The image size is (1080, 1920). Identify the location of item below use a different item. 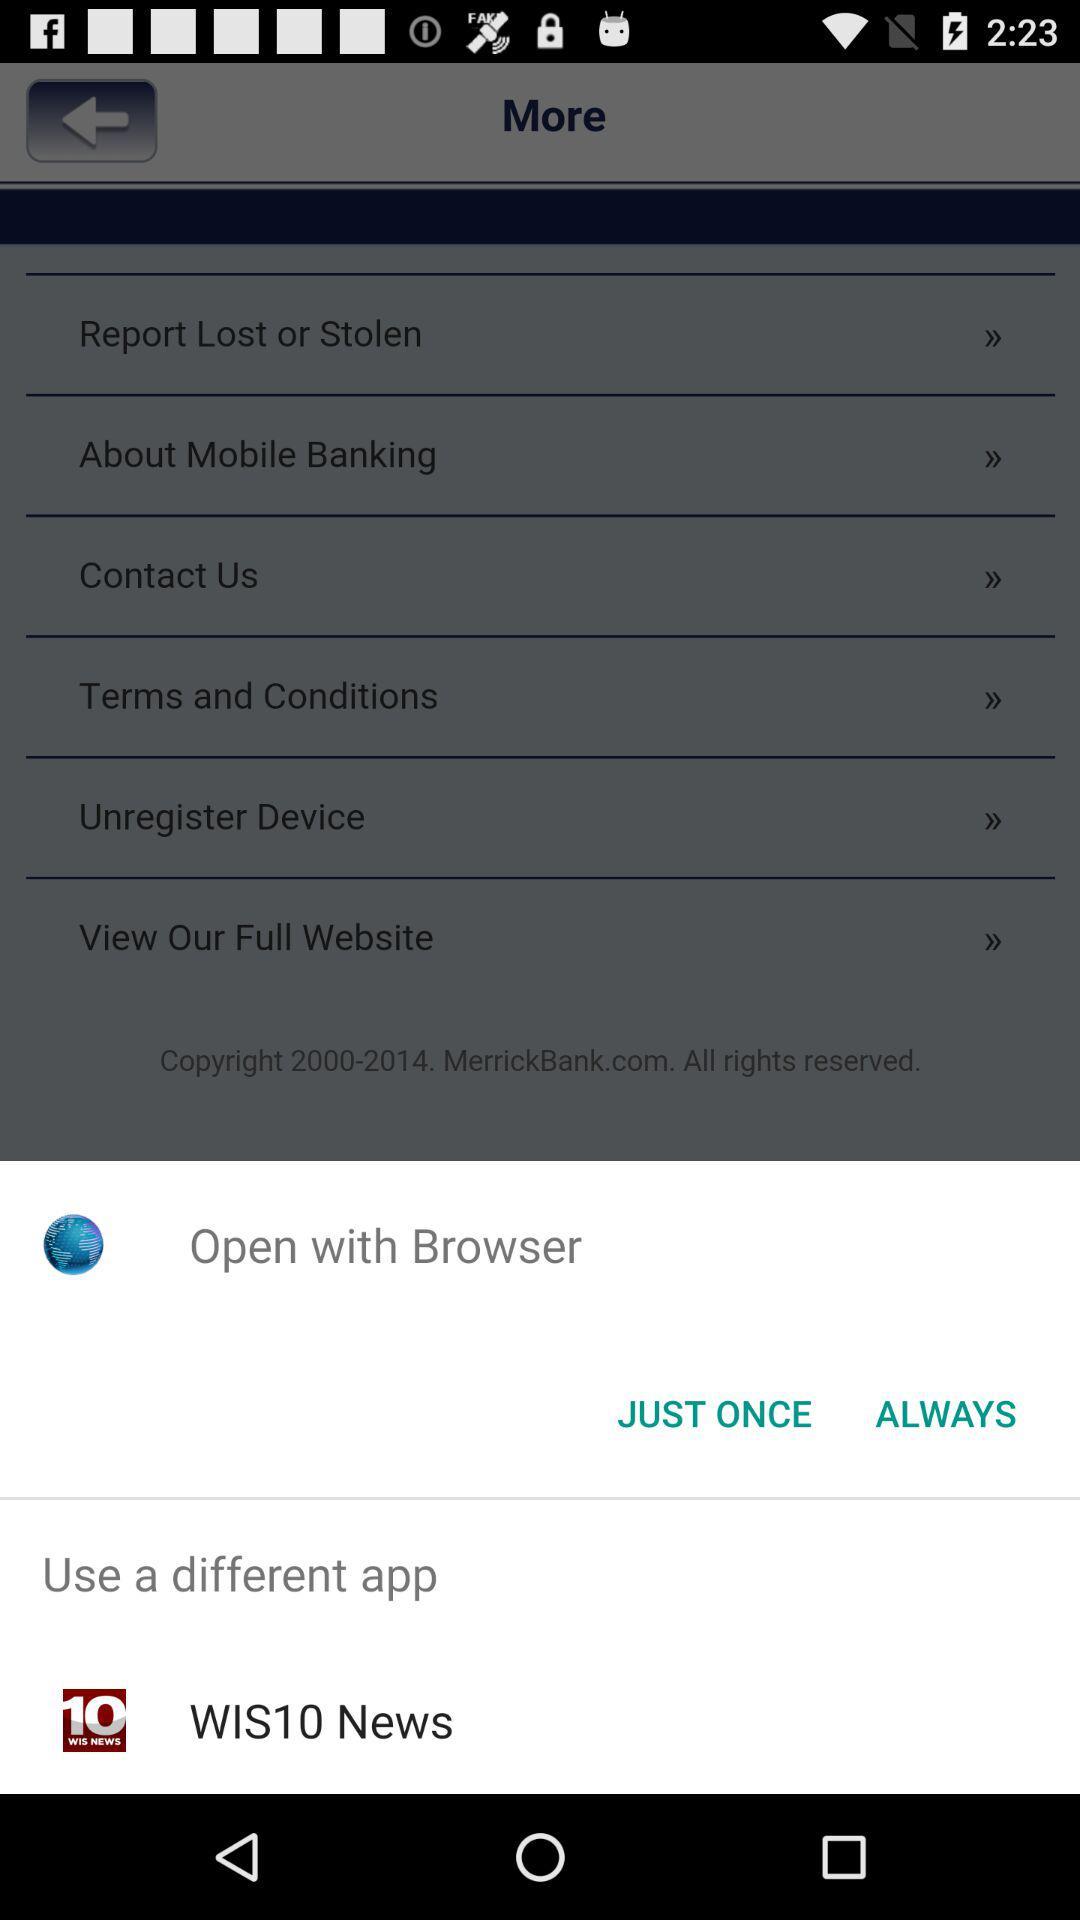
(320, 1719).